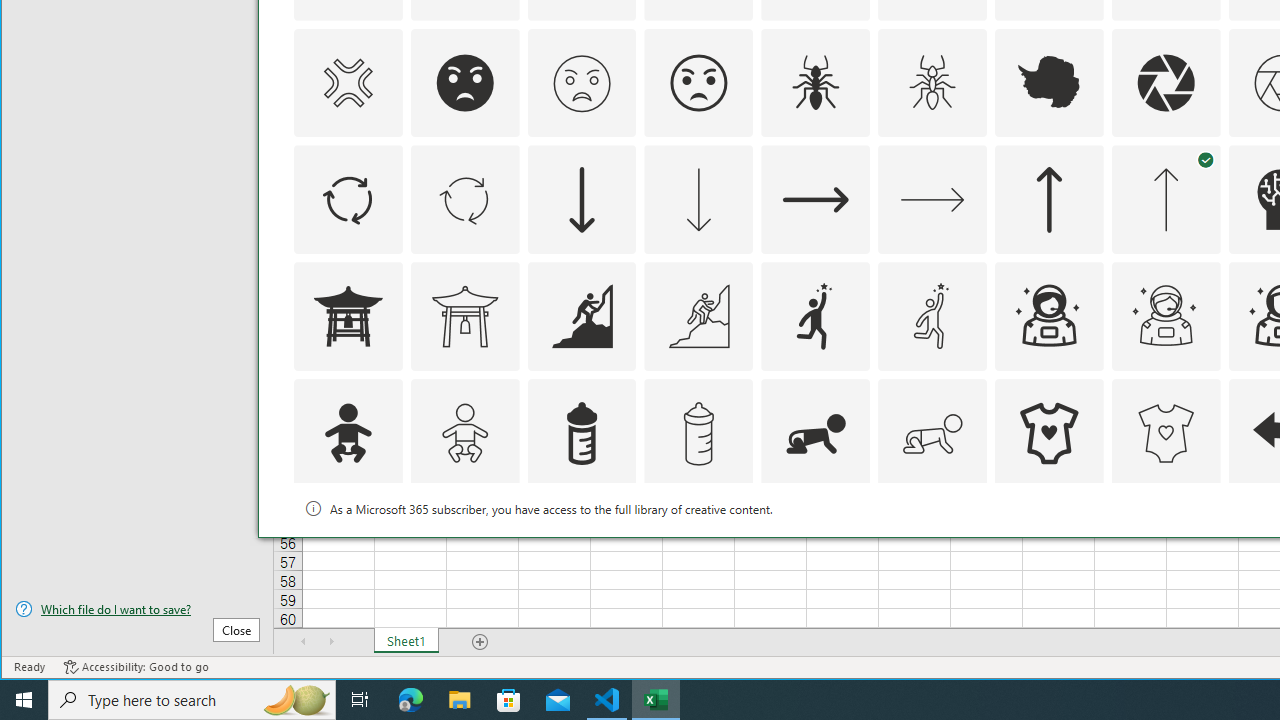 The width and height of the screenshot is (1280, 720). What do you see at coordinates (698, 433) in the screenshot?
I see `'AutomationID: Icons_BabyBottle_M'` at bounding box center [698, 433].